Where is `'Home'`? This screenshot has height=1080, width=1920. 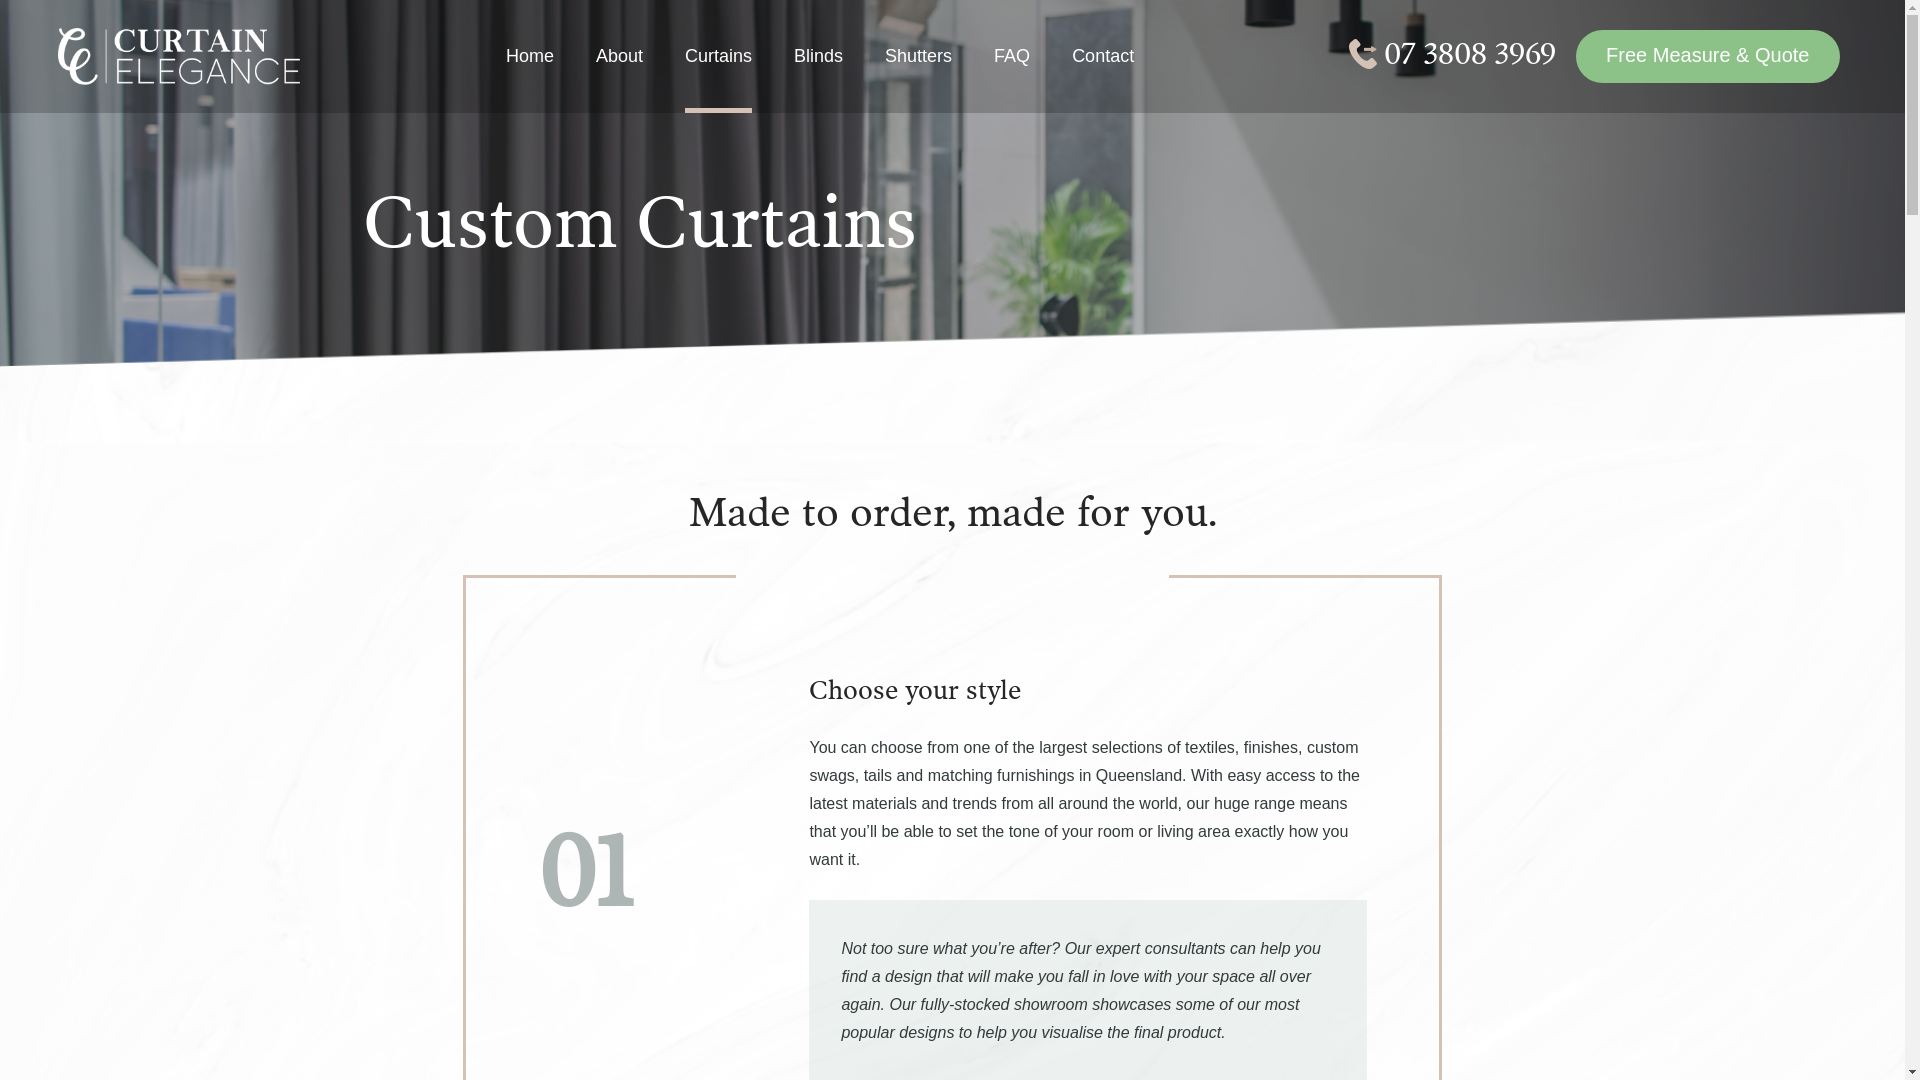 'Home' is located at coordinates (529, 76).